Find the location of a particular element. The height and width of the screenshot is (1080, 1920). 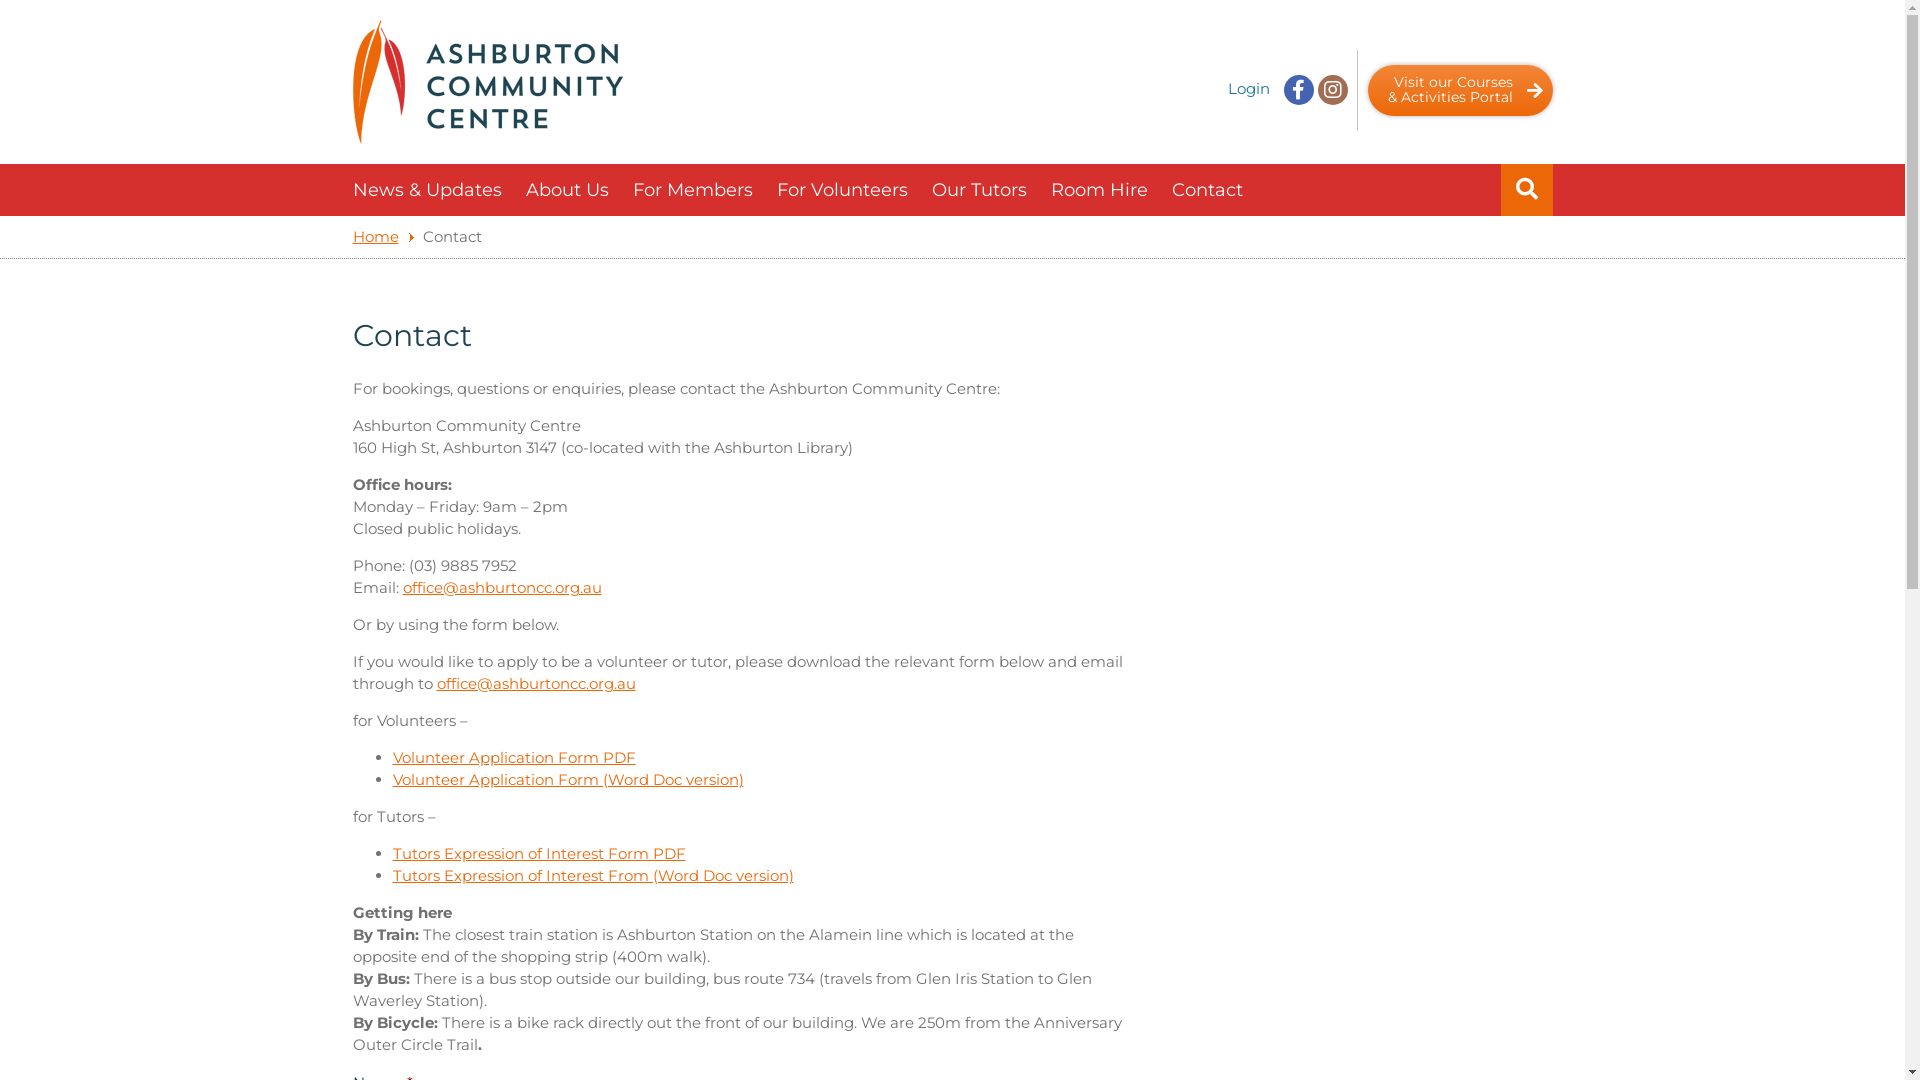

'Ashburton Community Centre' is located at coordinates (486, 80).